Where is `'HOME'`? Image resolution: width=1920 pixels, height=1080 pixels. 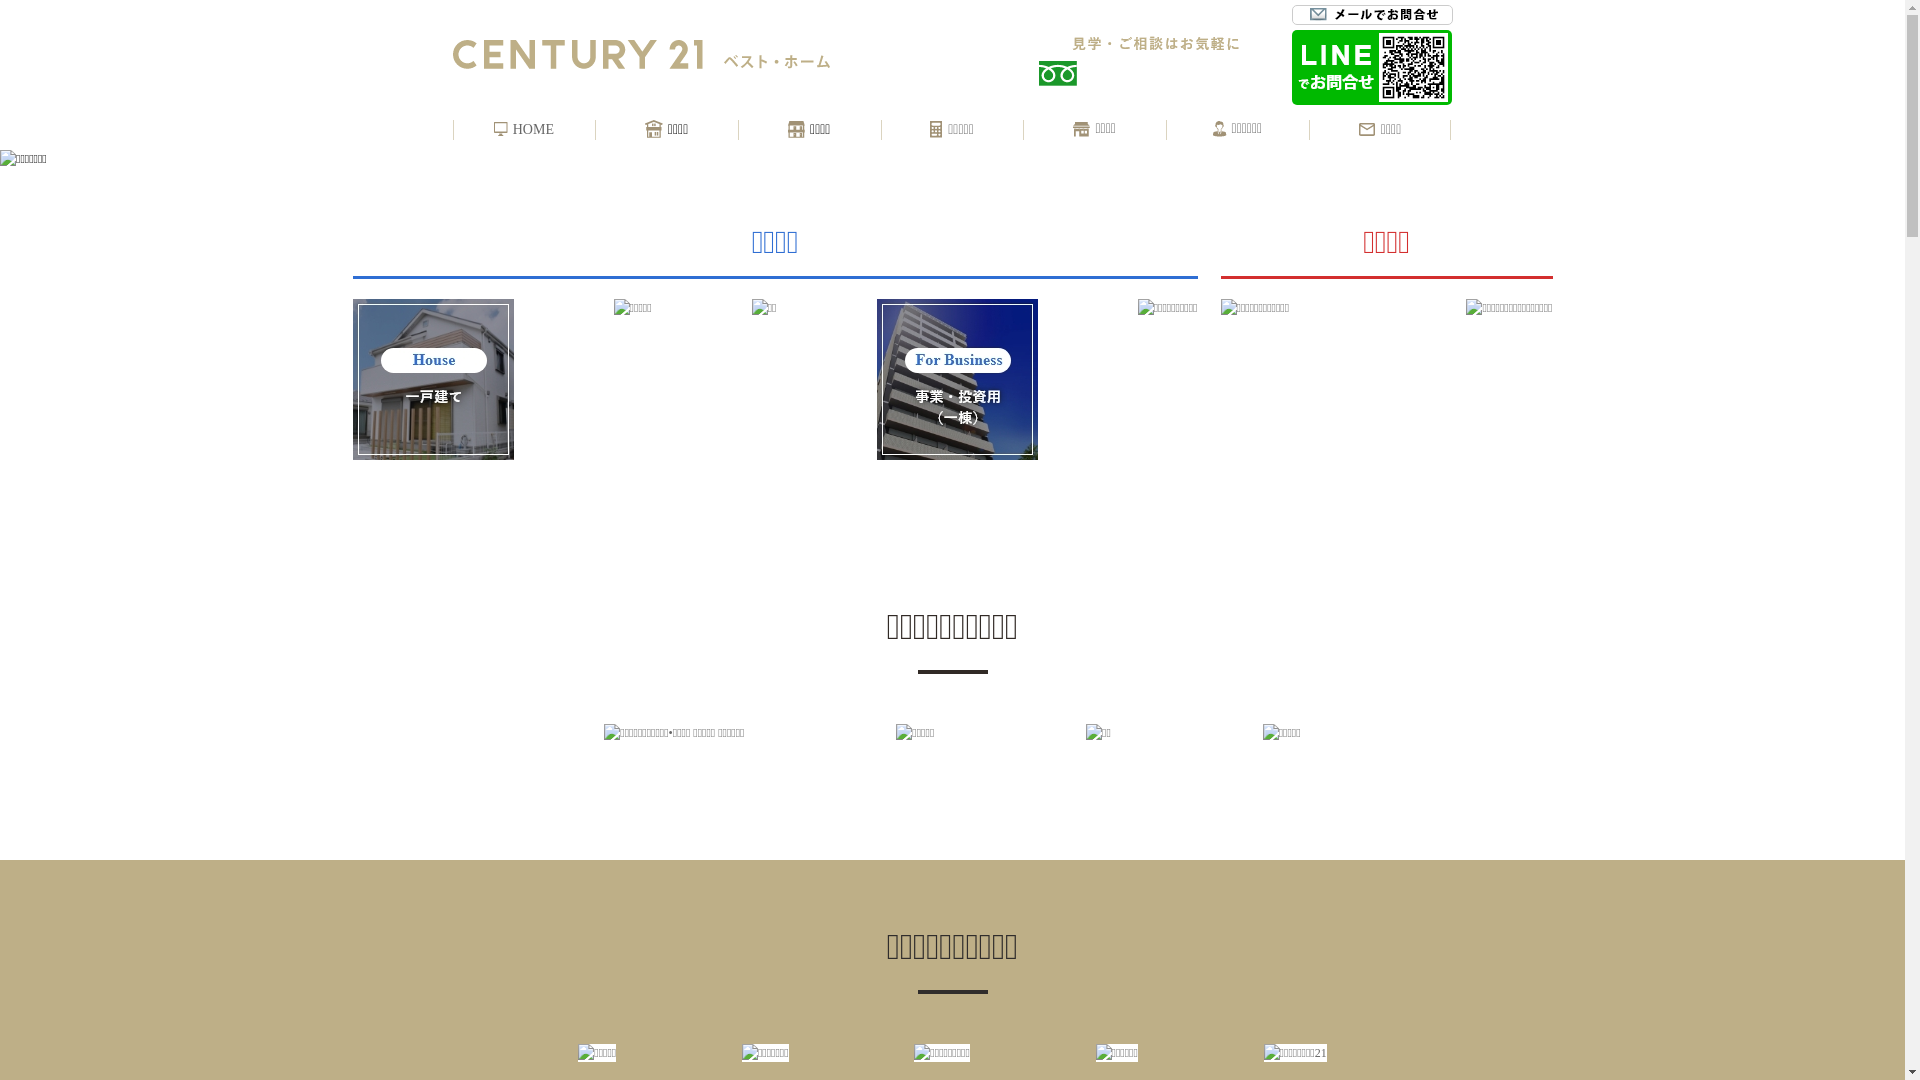 'HOME' is located at coordinates (494, 130).